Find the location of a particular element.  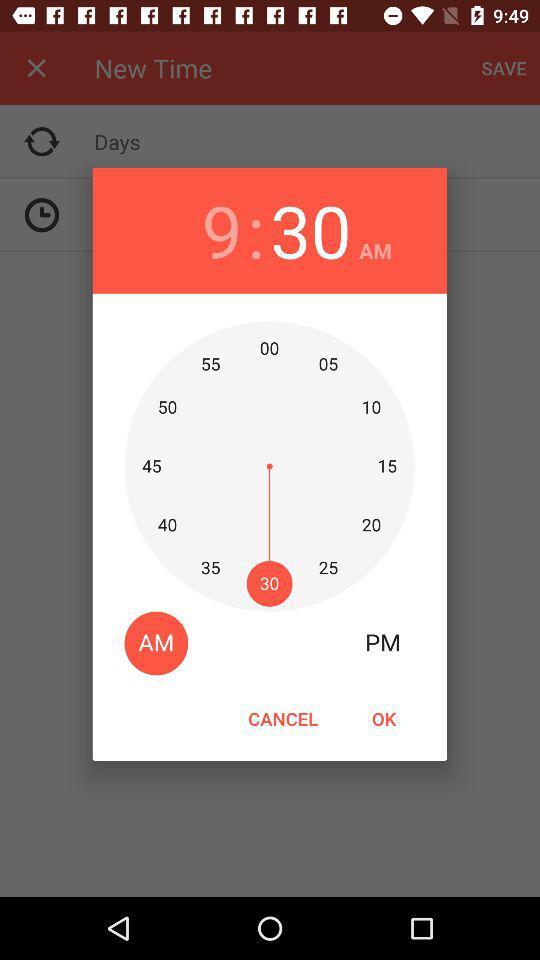

ok at the bottom right corner is located at coordinates (383, 718).